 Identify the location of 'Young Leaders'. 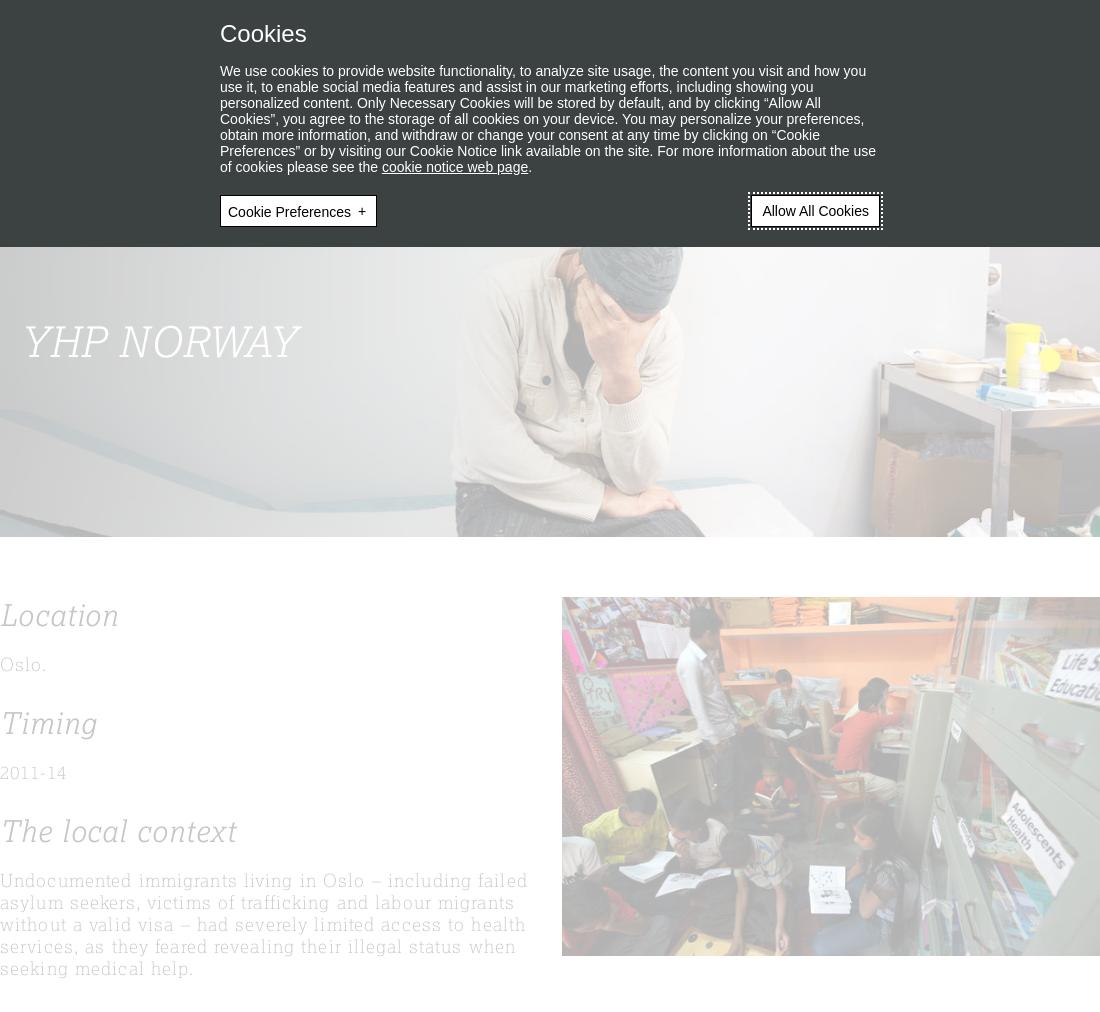
(372, 105).